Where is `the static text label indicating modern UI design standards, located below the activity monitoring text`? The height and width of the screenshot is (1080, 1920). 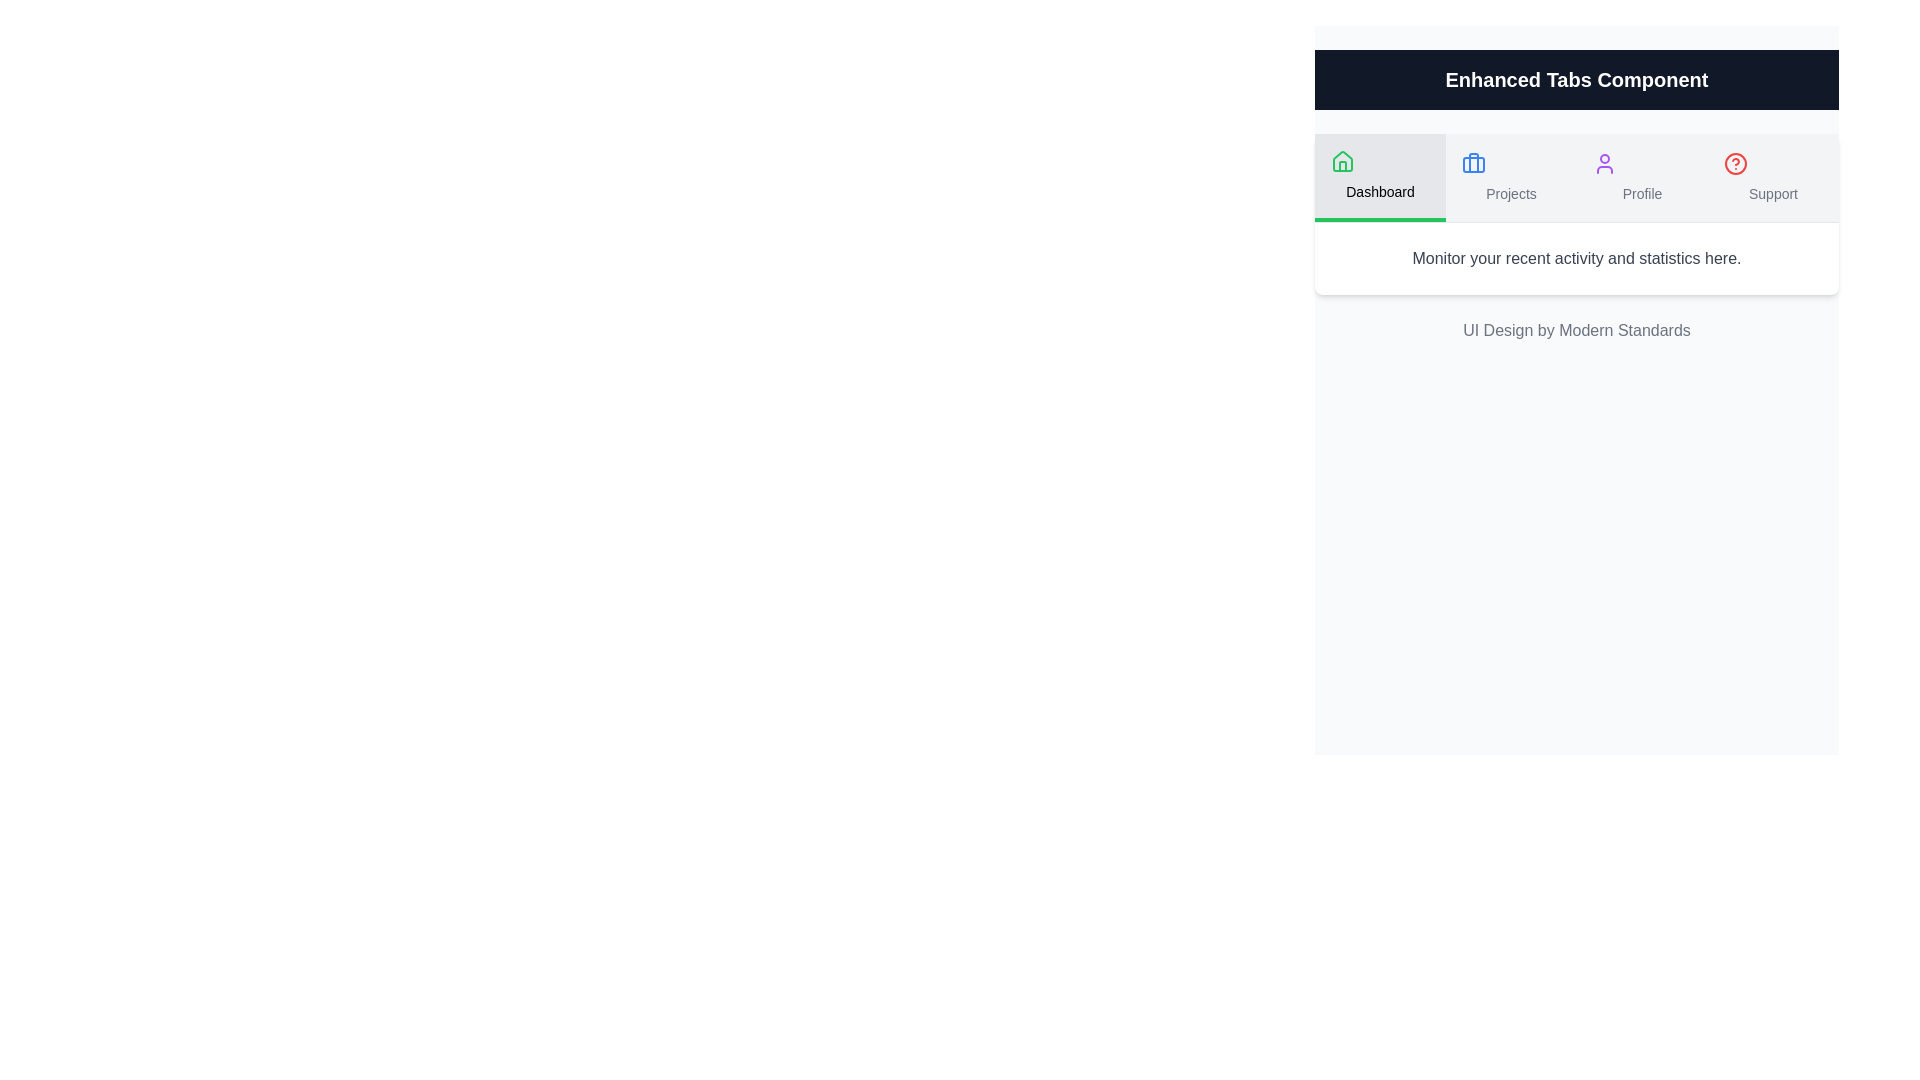 the static text label indicating modern UI design standards, located below the activity monitoring text is located at coordinates (1575, 330).